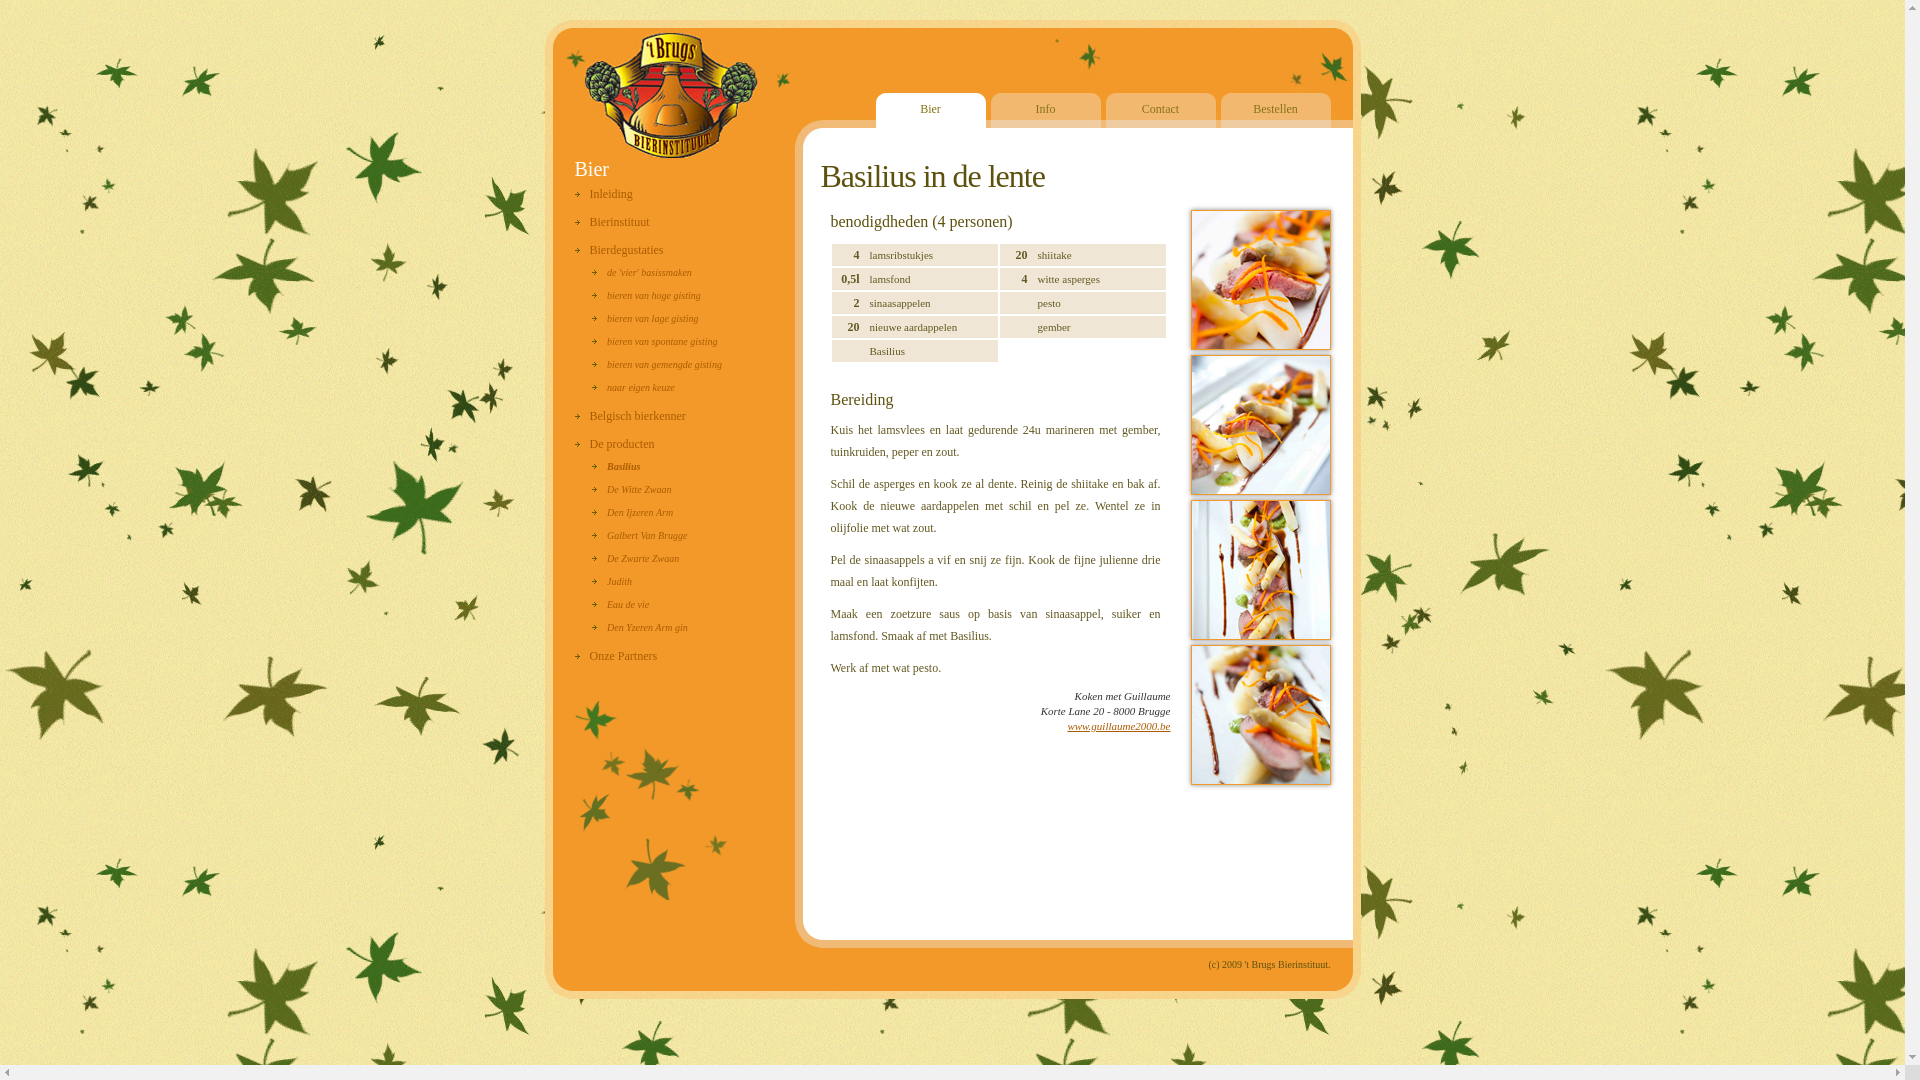  Describe the element at coordinates (590, 626) in the screenshot. I see `'Den Yzeren Arm gin'` at that location.